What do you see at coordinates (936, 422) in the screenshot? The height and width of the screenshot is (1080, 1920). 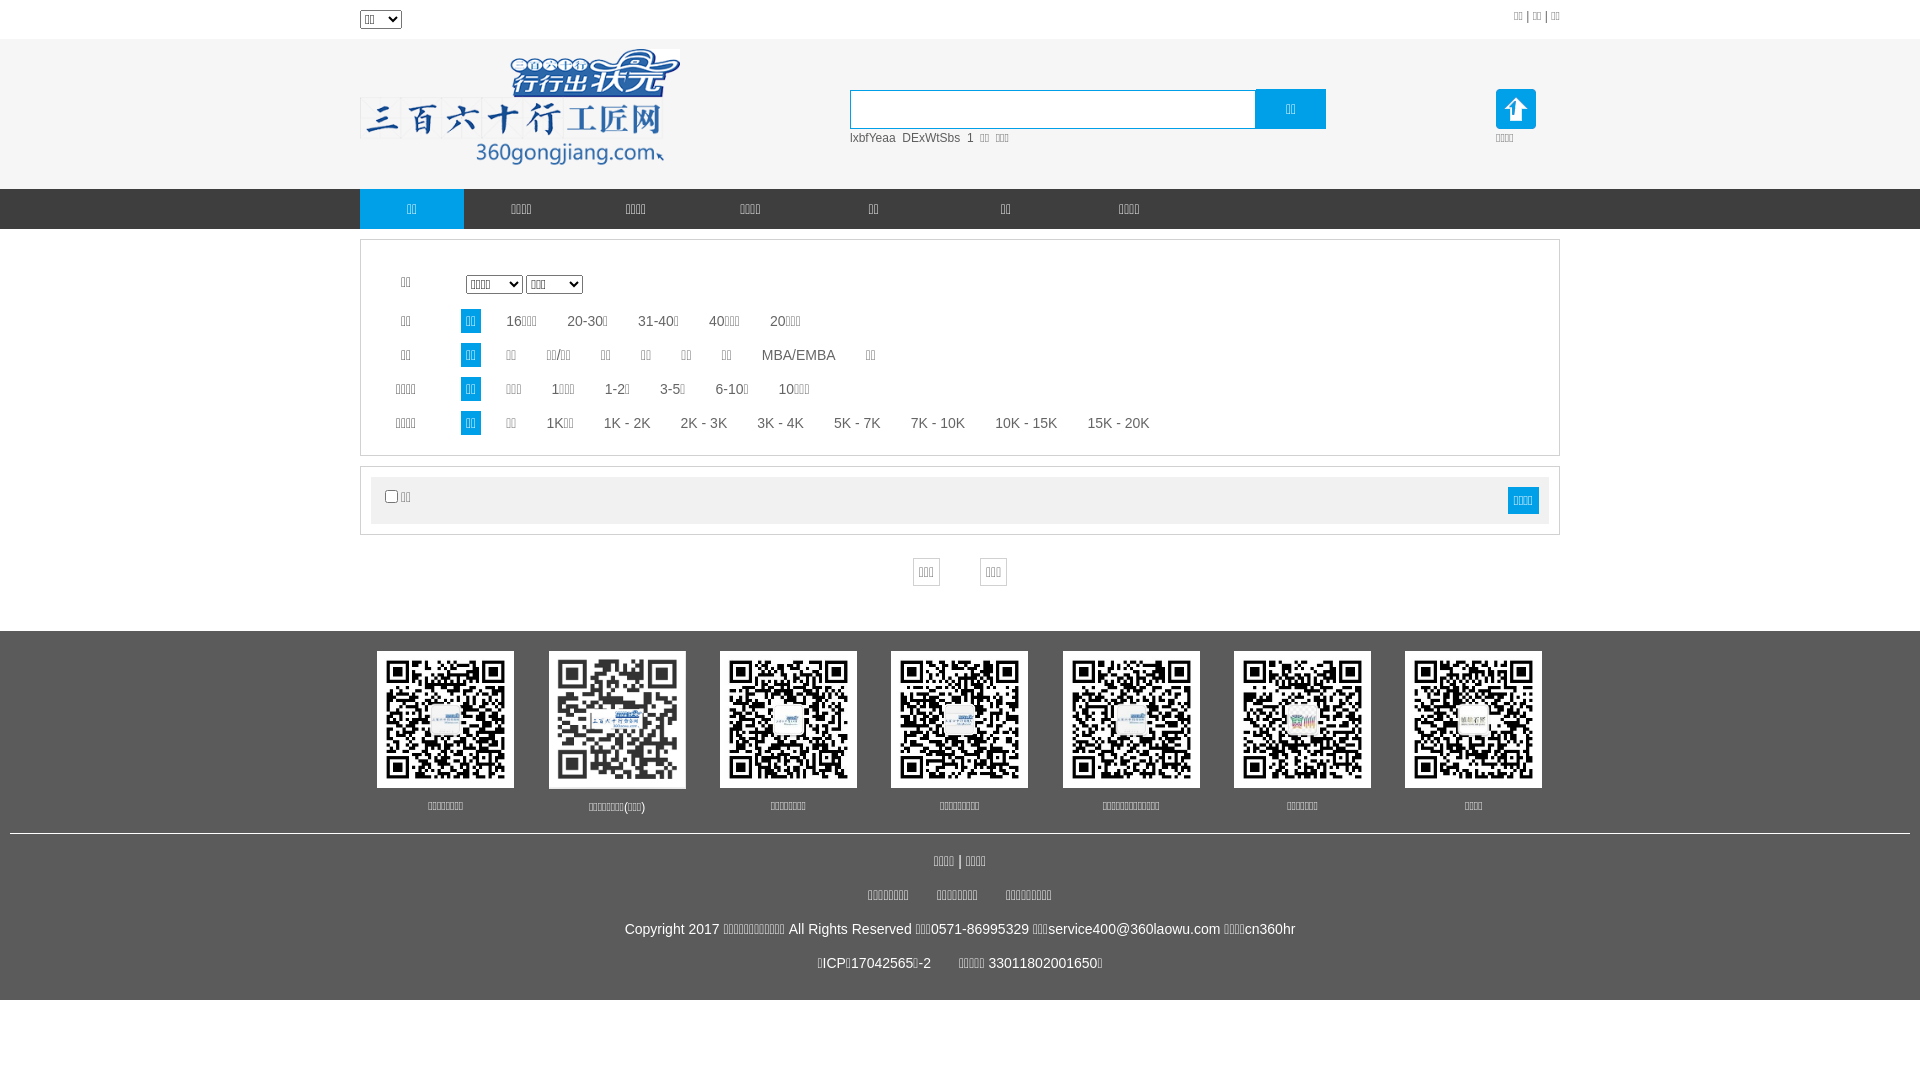 I see `'7K - 10K'` at bounding box center [936, 422].